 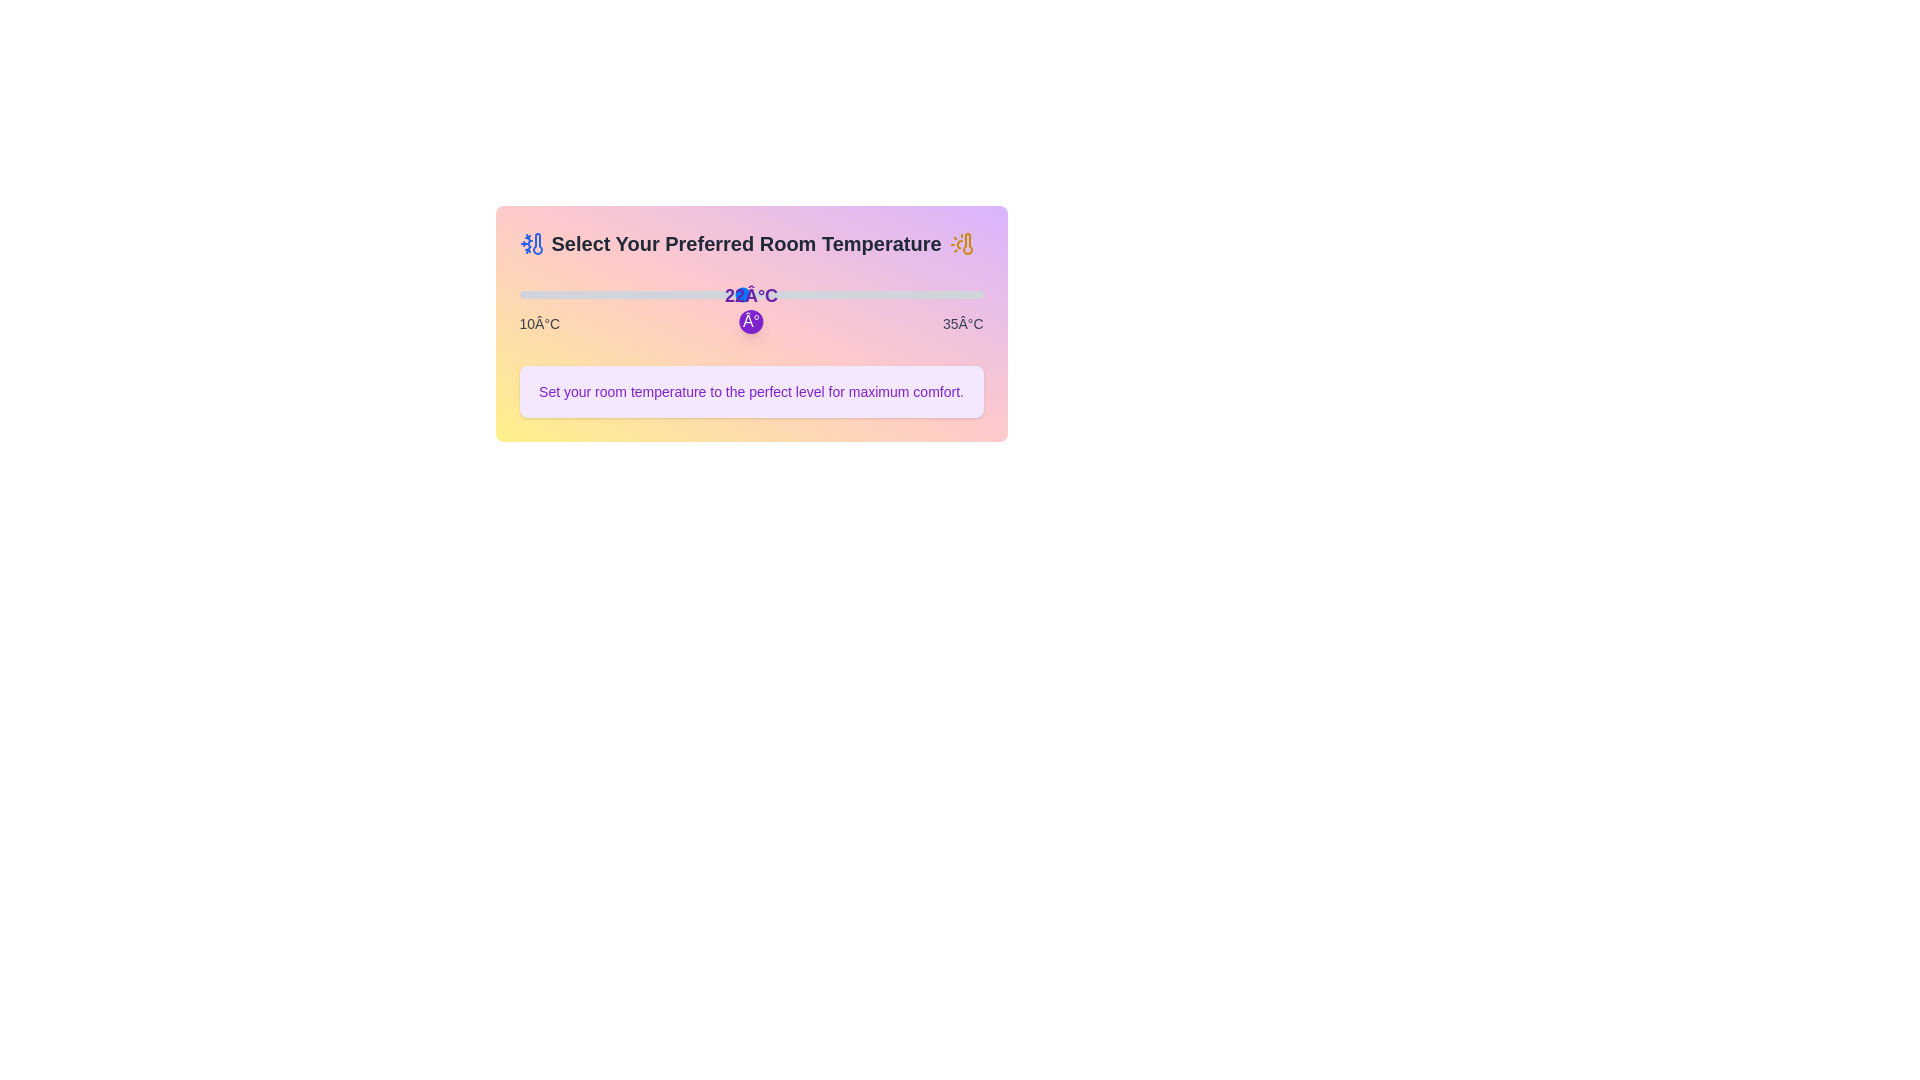 What do you see at coordinates (750, 296) in the screenshot?
I see `the temperature display to focus on it` at bounding box center [750, 296].